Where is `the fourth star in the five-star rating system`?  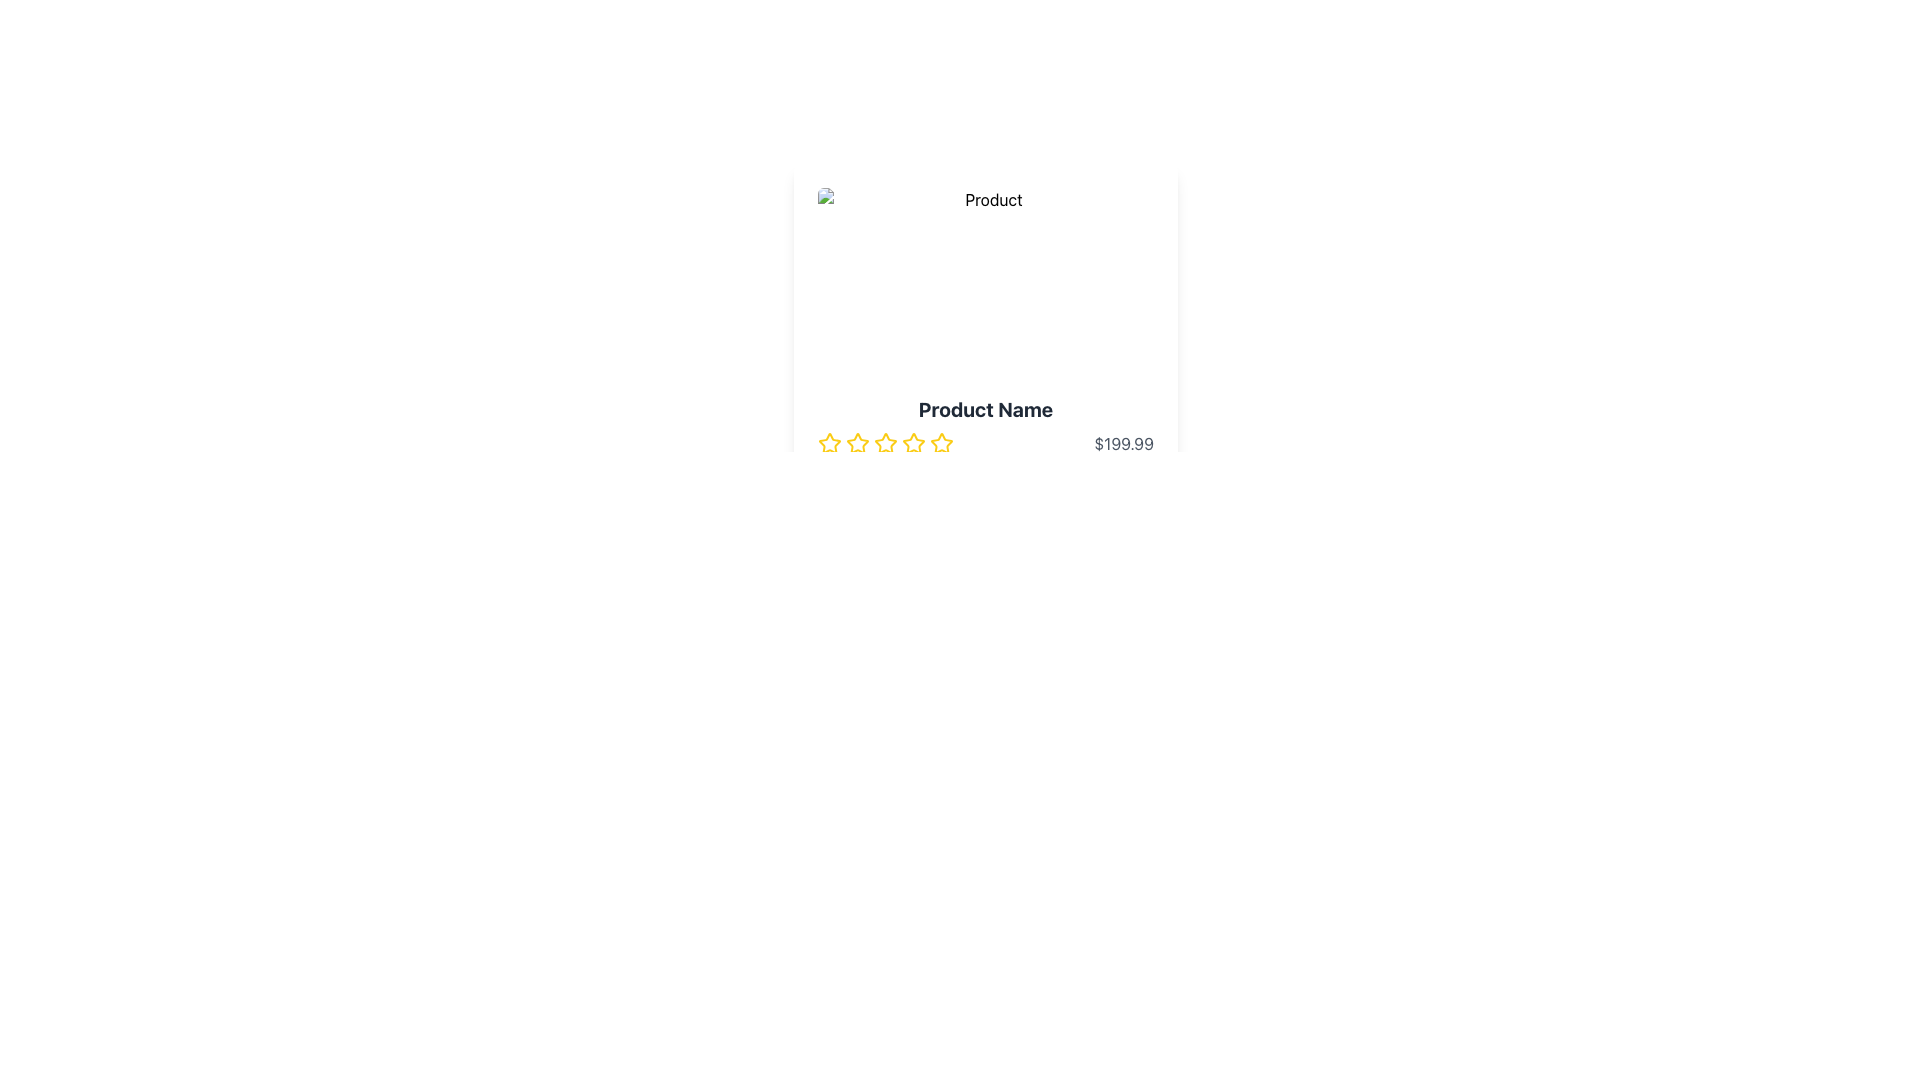 the fourth star in the five-star rating system is located at coordinates (885, 442).